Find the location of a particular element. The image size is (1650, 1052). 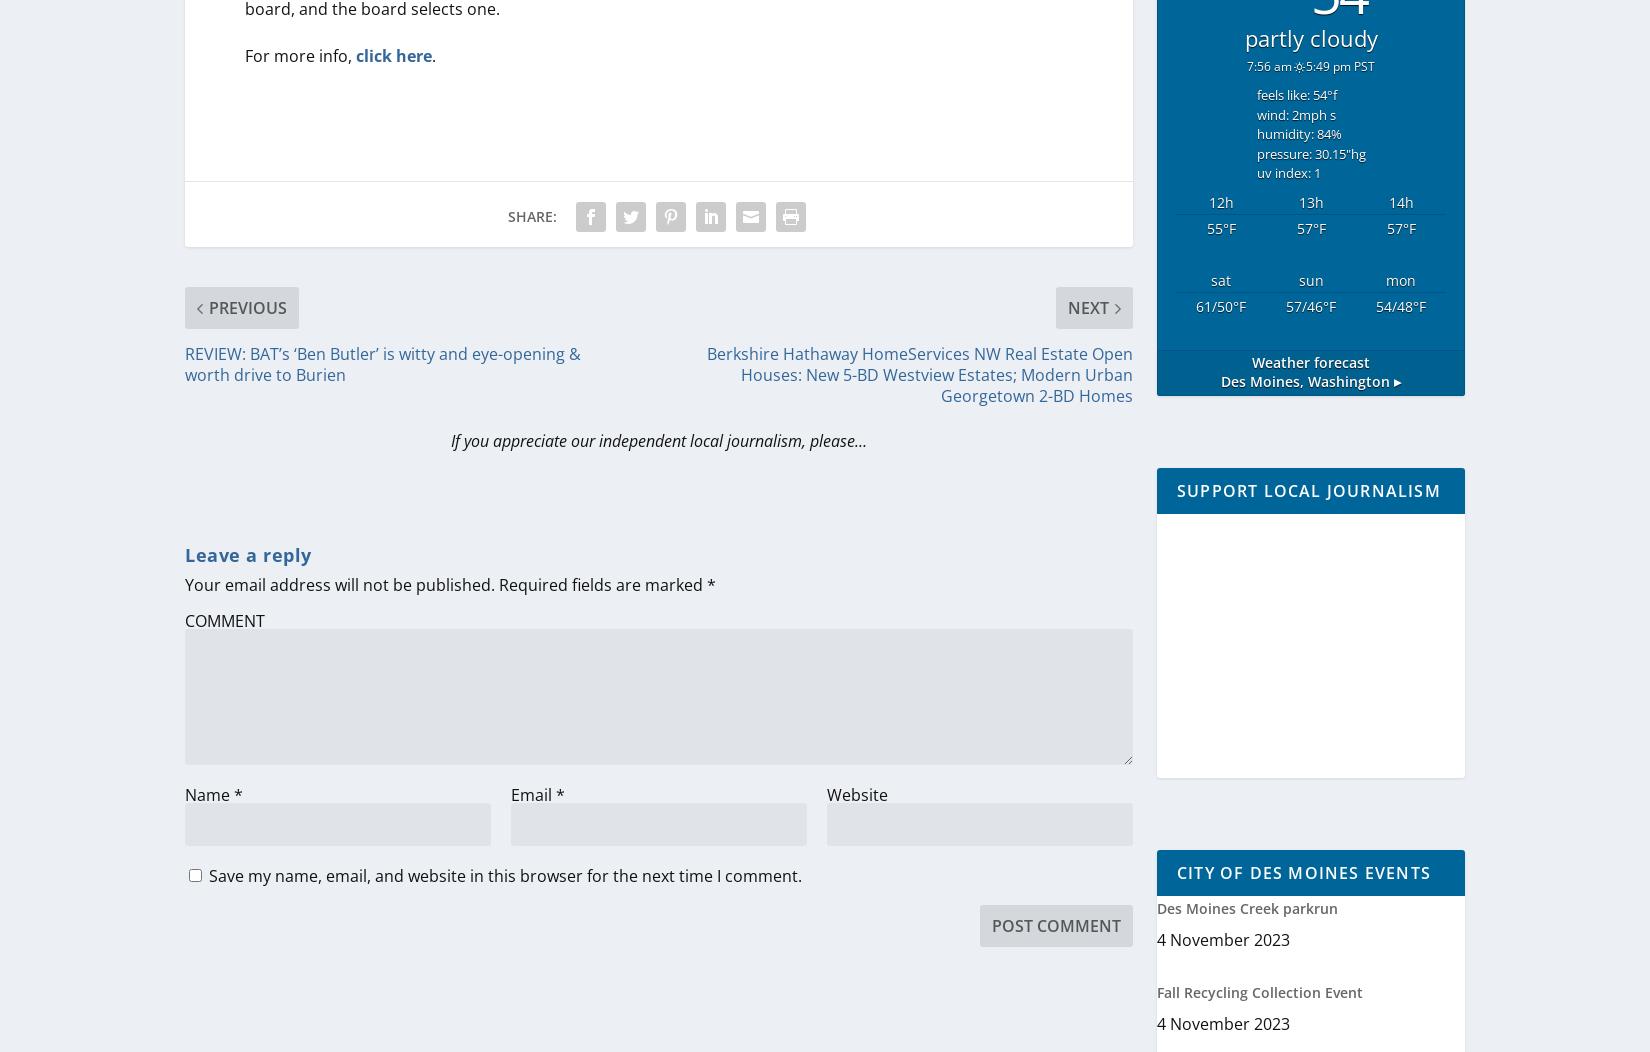

'Website' is located at coordinates (825, 794).